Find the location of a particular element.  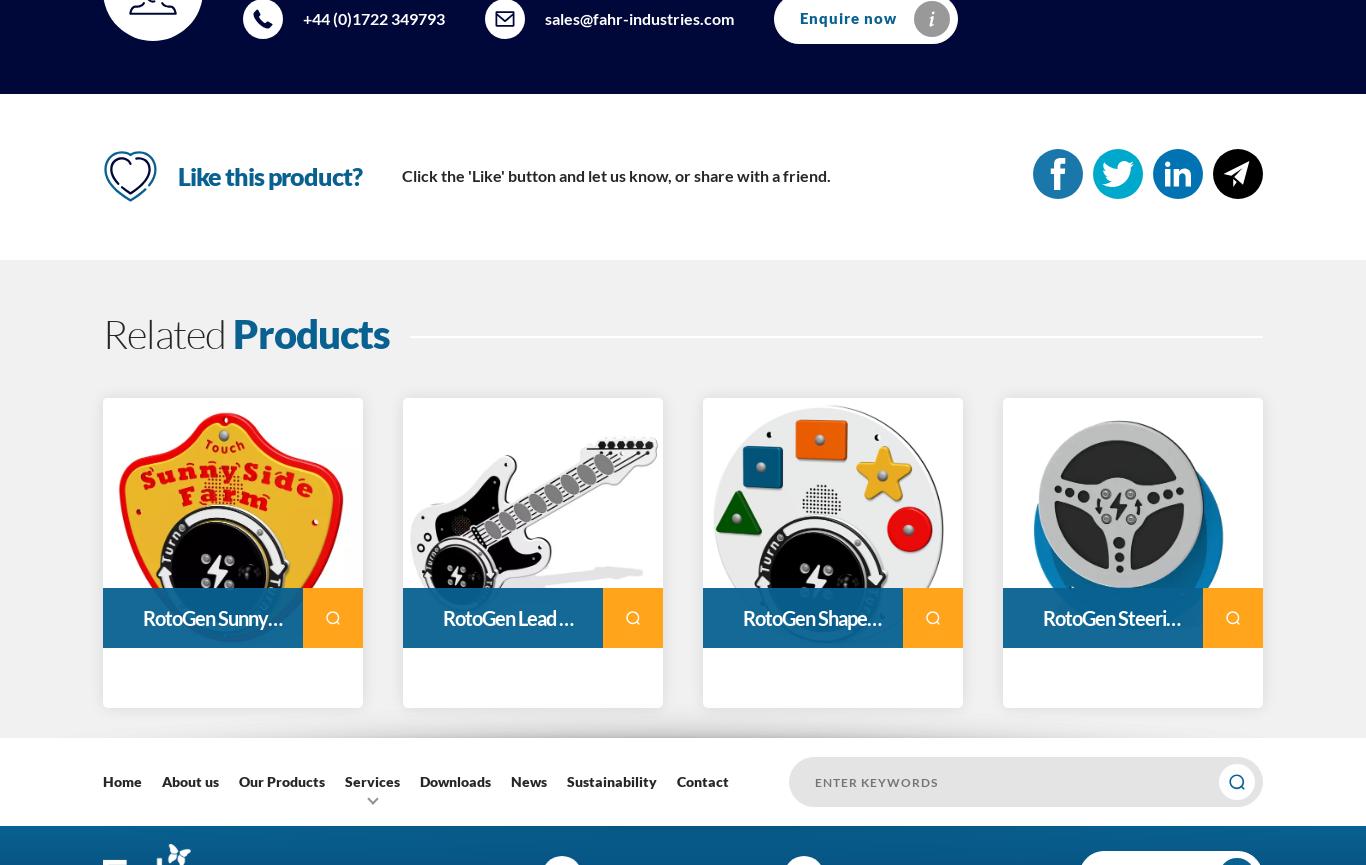

'Products' is located at coordinates (311, 333).